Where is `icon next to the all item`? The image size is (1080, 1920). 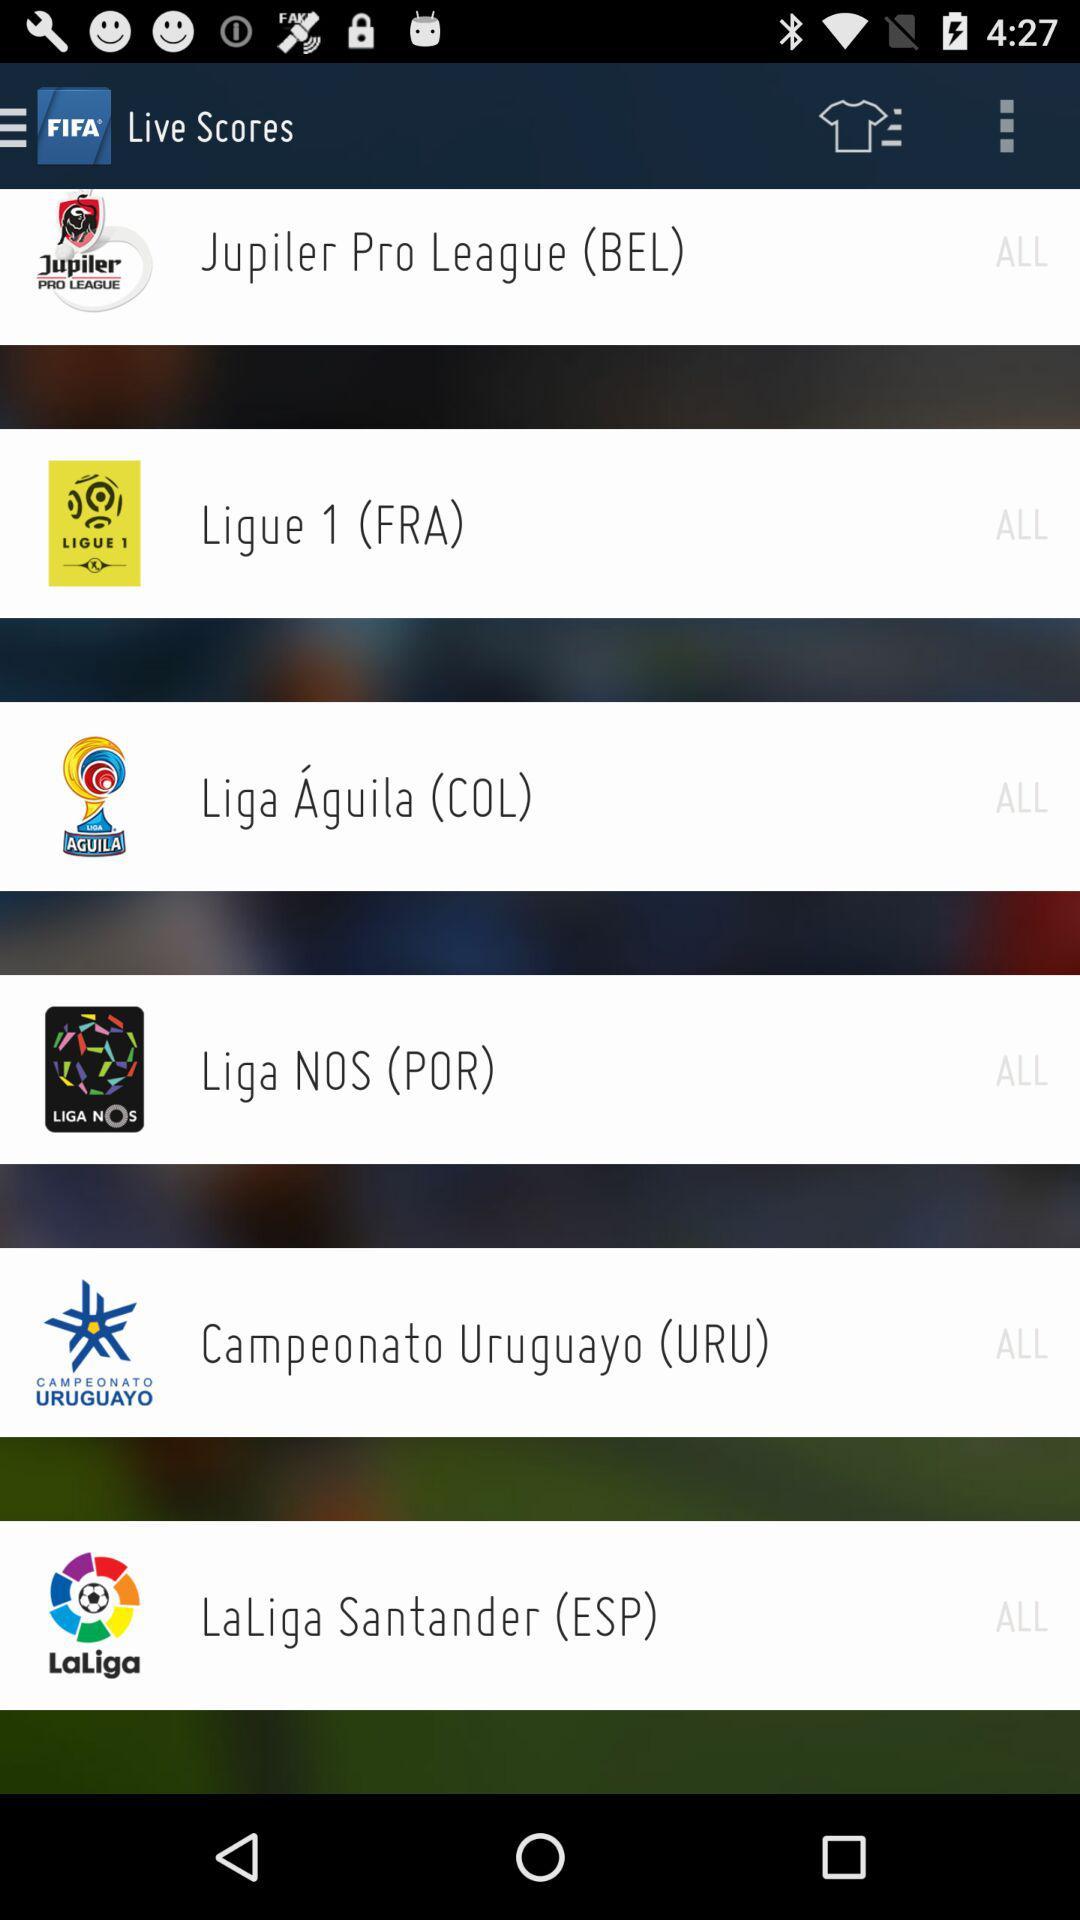
icon next to the all item is located at coordinates (596, 795).